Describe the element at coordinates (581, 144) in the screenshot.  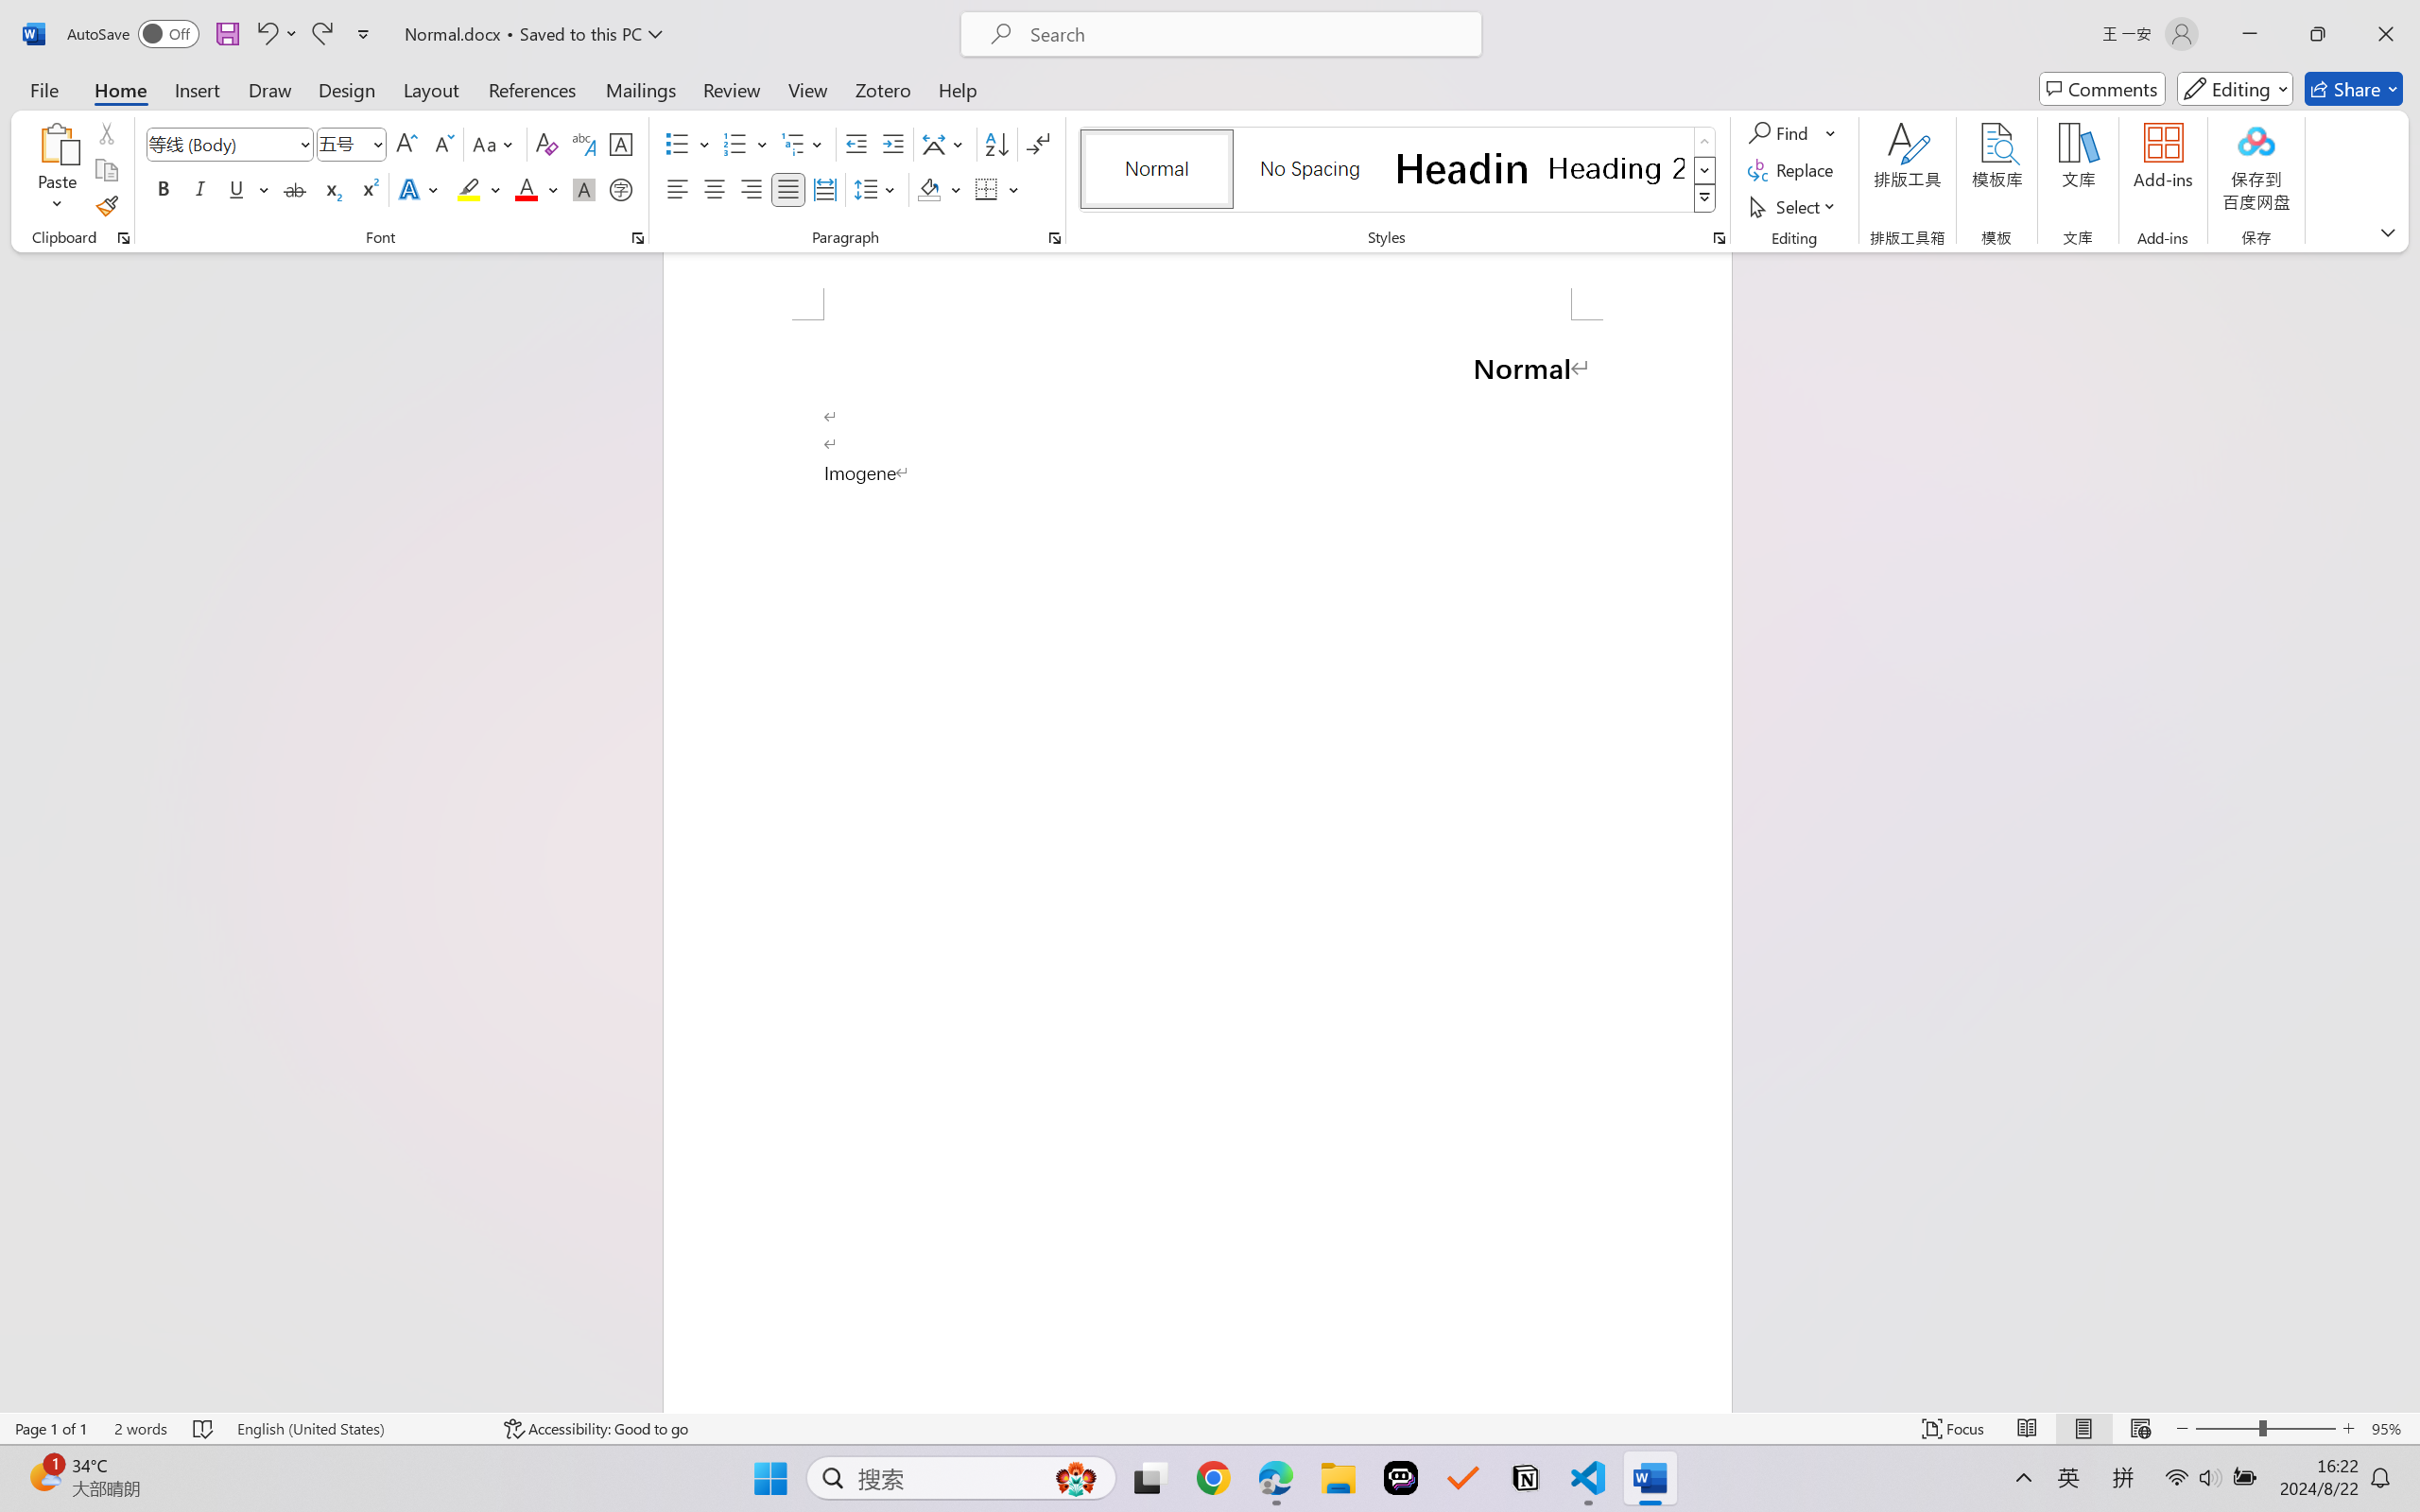
I see `'Phonetic Guide...'` at that location.